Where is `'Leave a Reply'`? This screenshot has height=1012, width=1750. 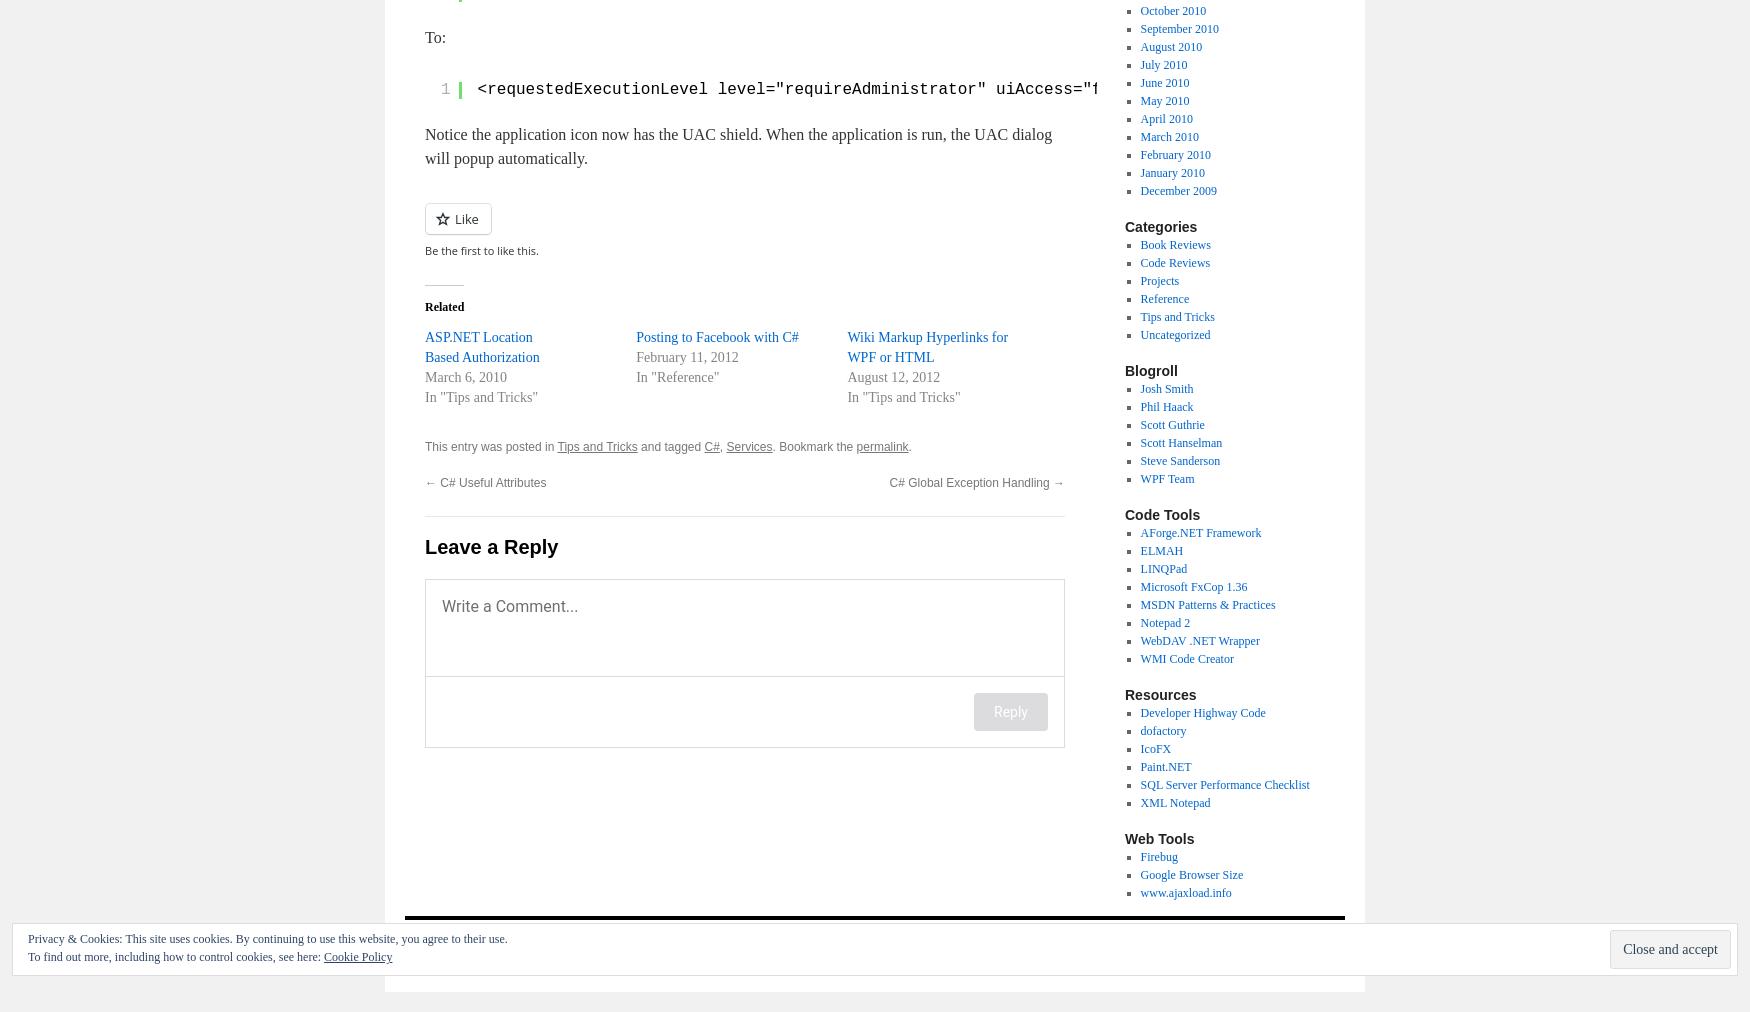
'Leave a Reply' is located at coordinates (424, 545).